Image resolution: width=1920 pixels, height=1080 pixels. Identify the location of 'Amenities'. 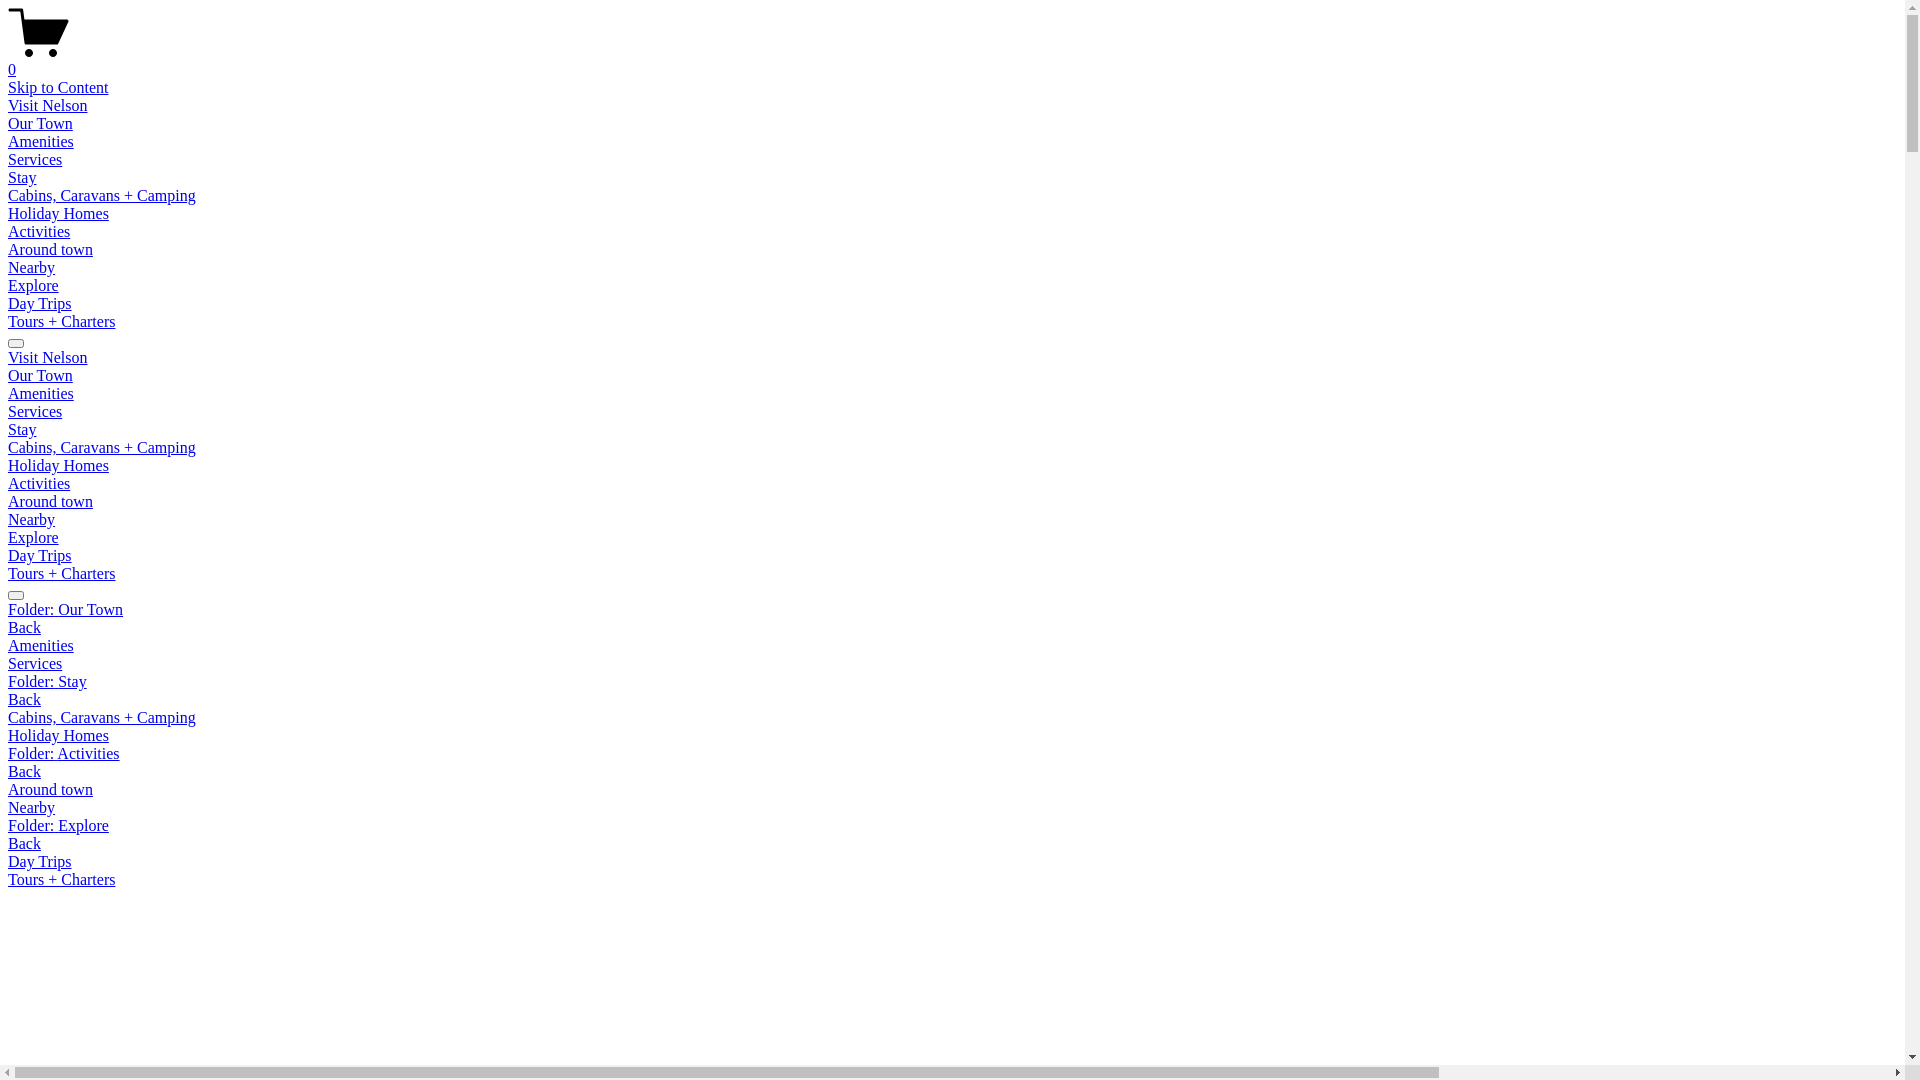
(8, 140).